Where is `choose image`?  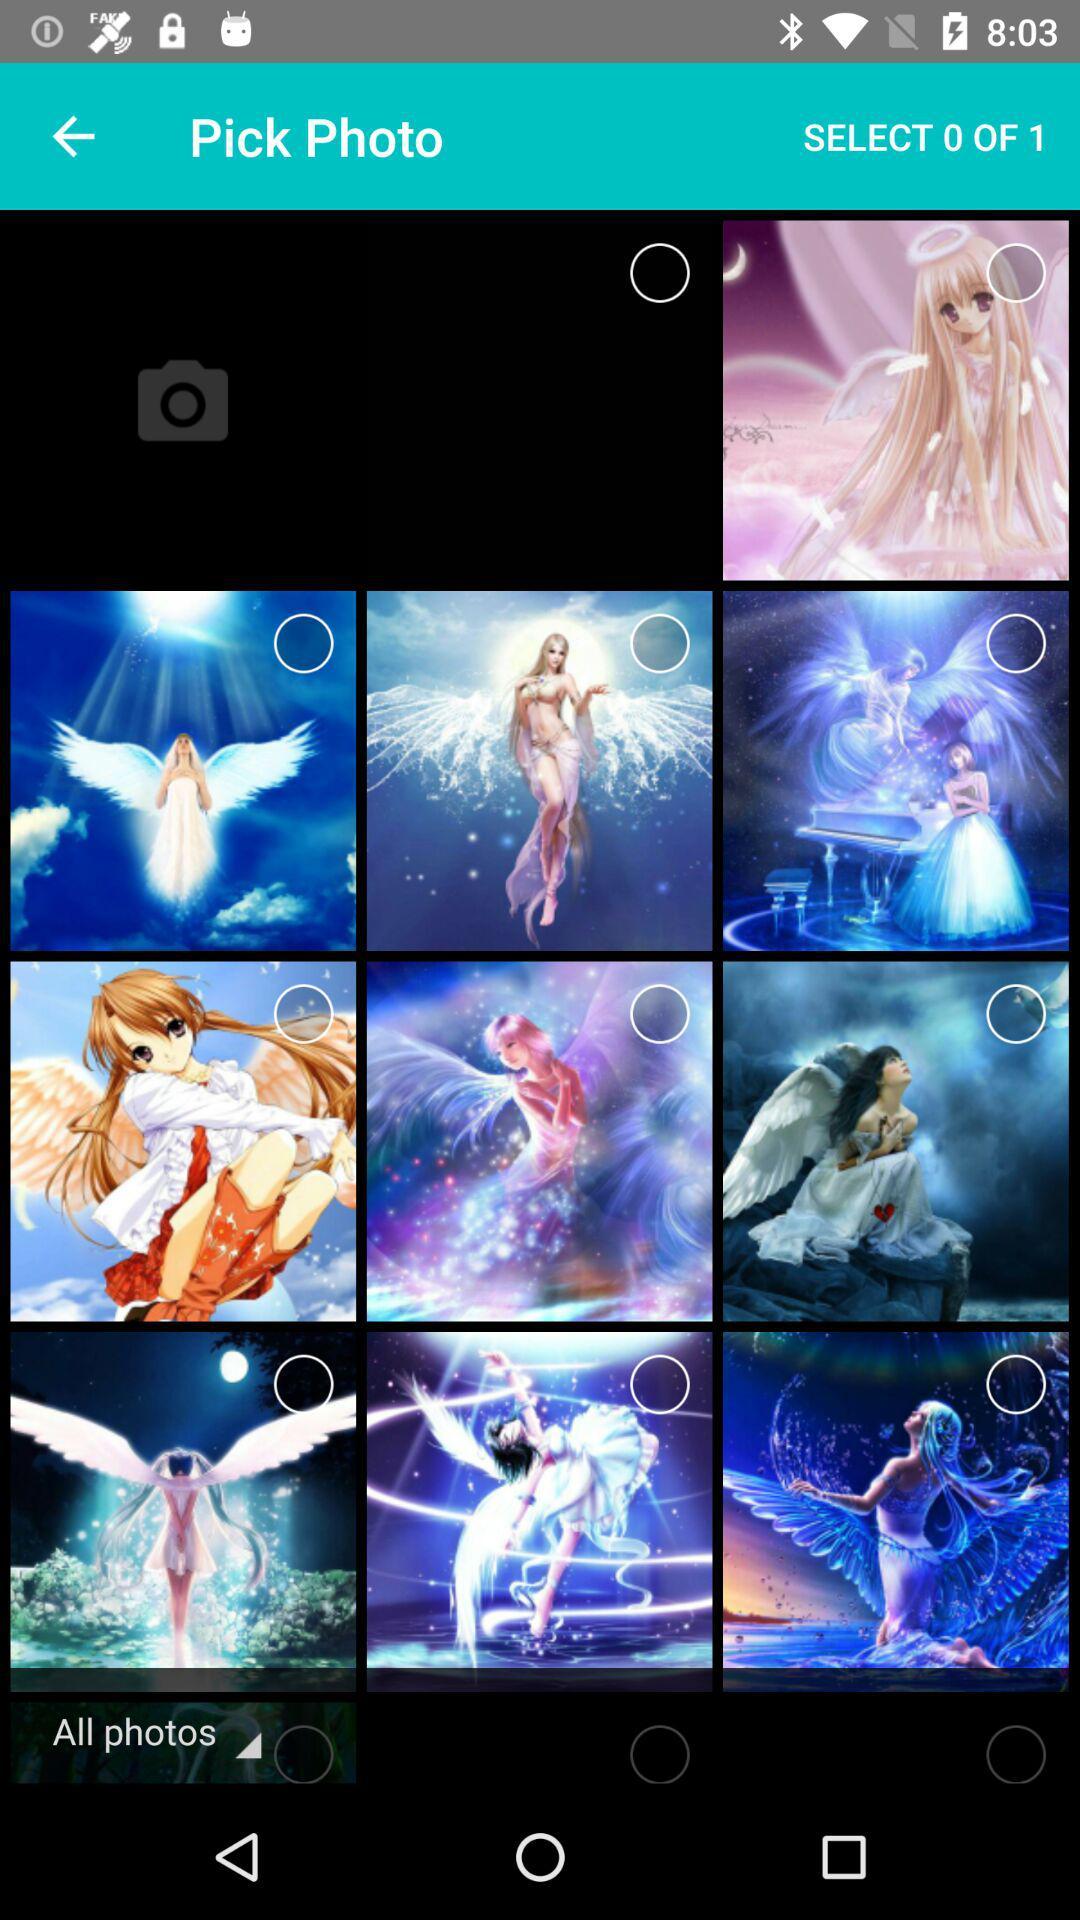
choose image is located at coordinates (1016, 1013).